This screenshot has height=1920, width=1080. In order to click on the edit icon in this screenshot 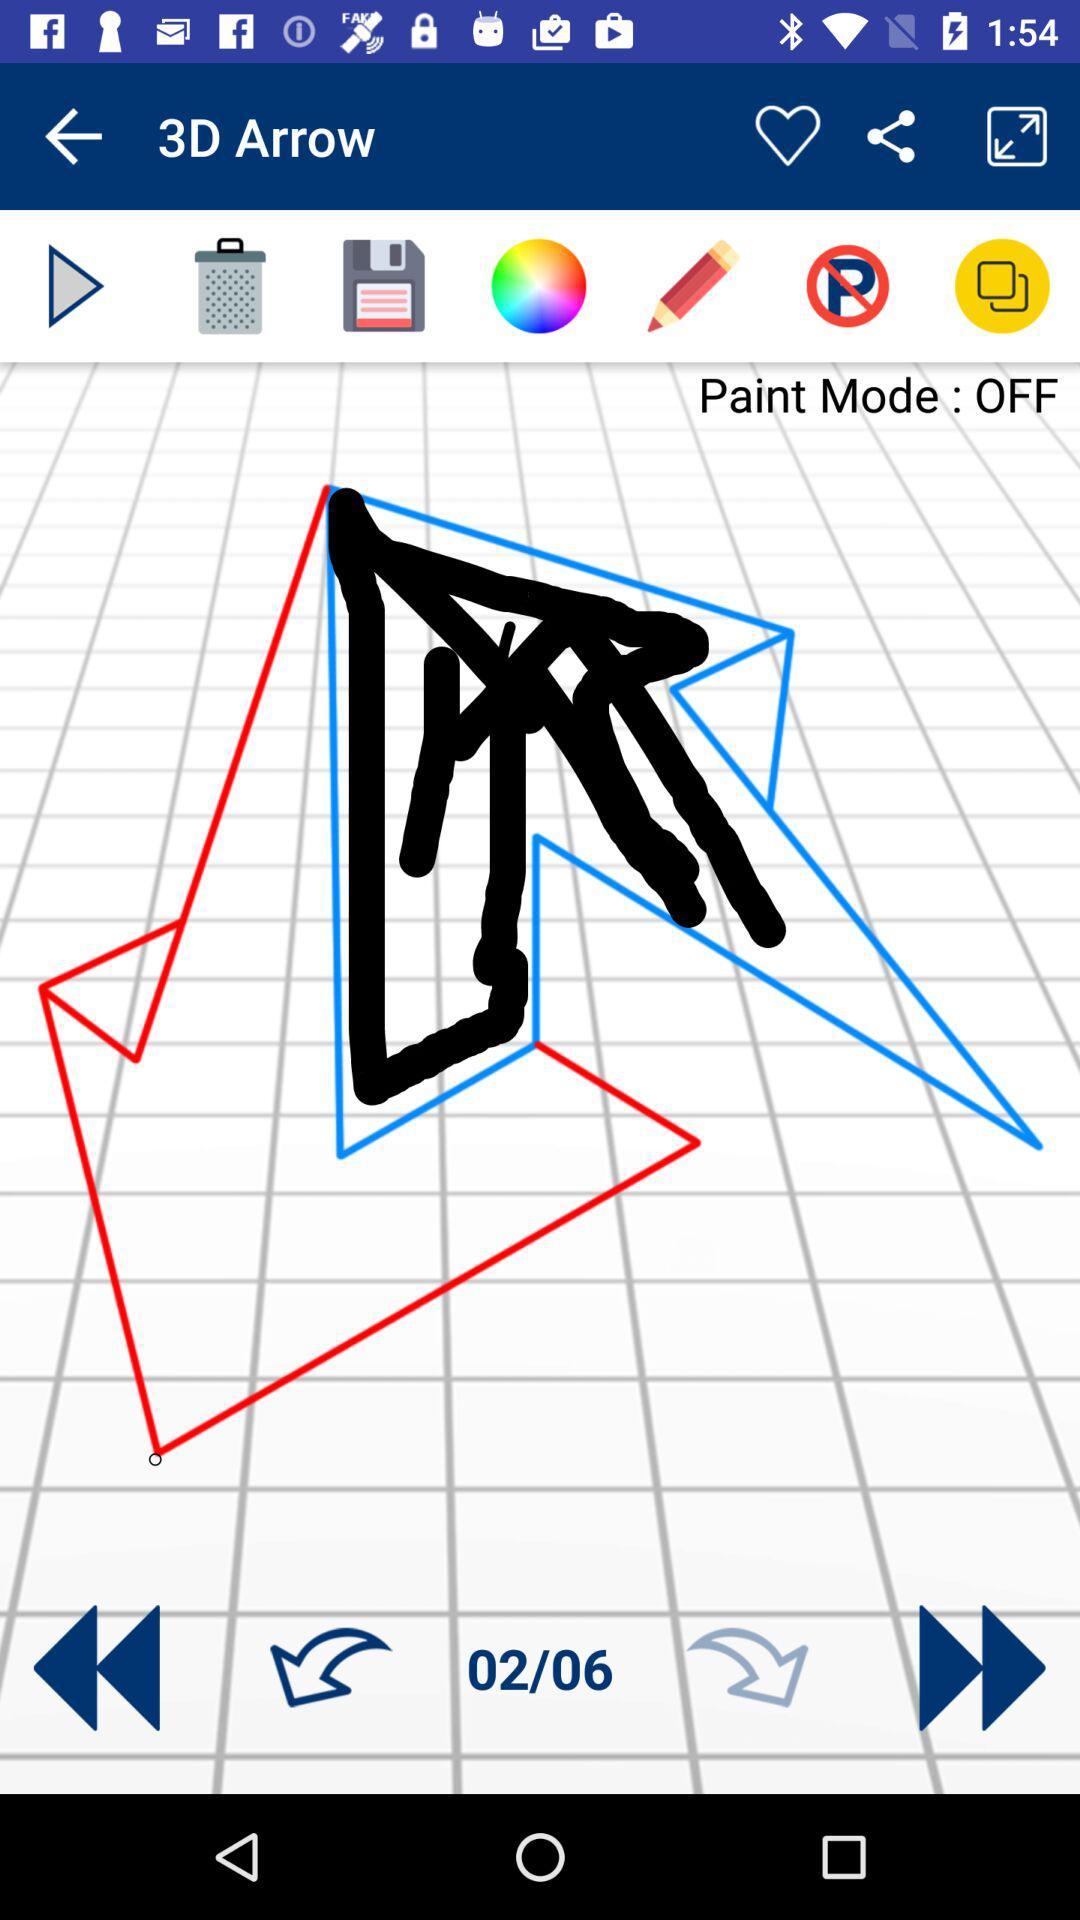, I will do `click(692, 285)`.